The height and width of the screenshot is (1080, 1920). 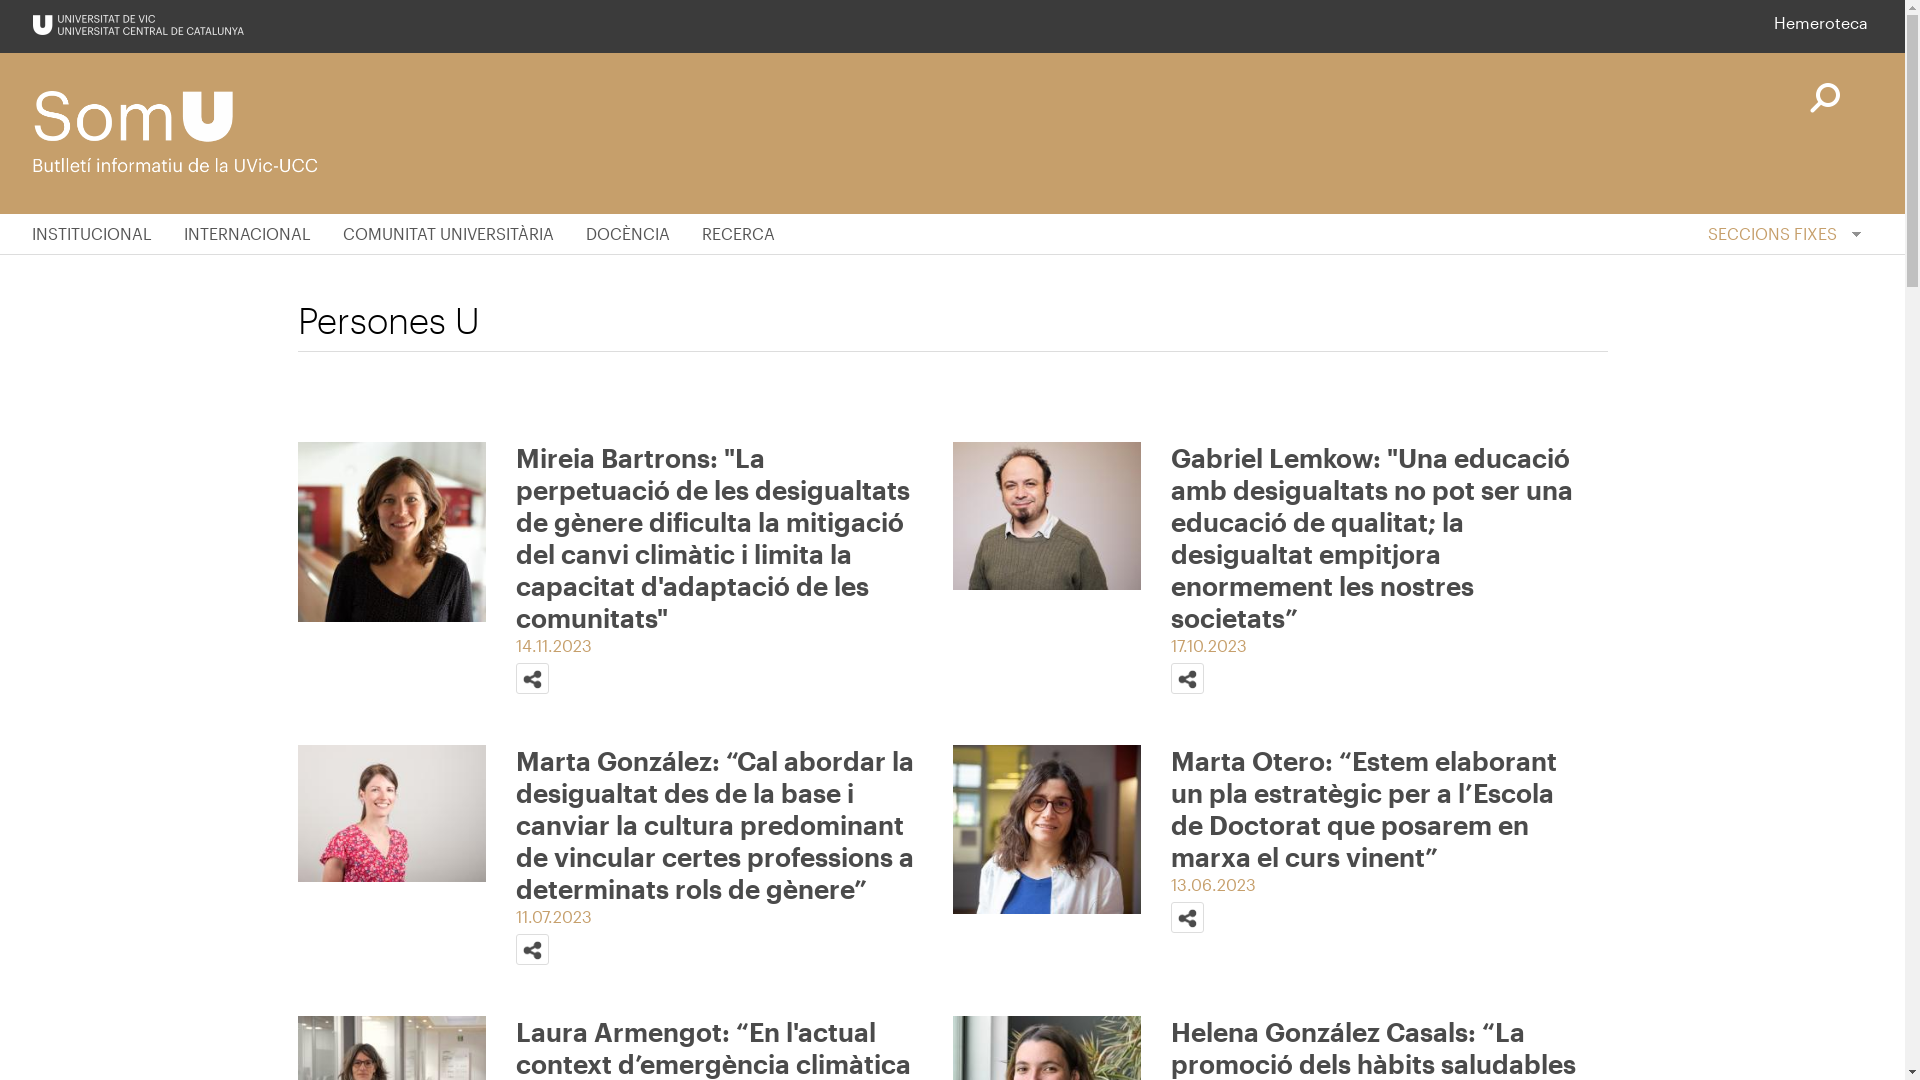 What do you see at coordinates (137, 24) in the screenshot?
I see `'www.uvic-ucc.cat'` at bounding box center [137, 24].